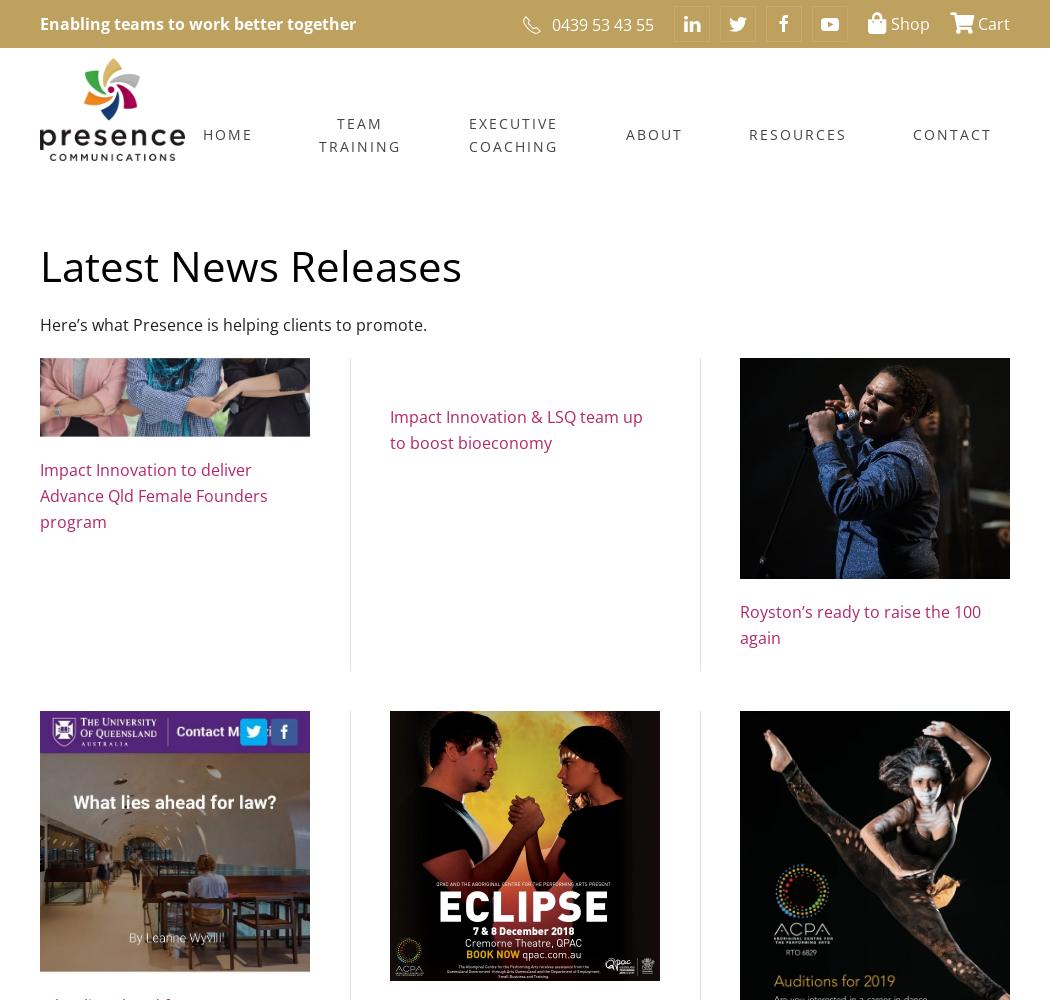  Describe the element at coordinates (747, 134) in the screenshot. I see `'RESOURCES'` at that location.